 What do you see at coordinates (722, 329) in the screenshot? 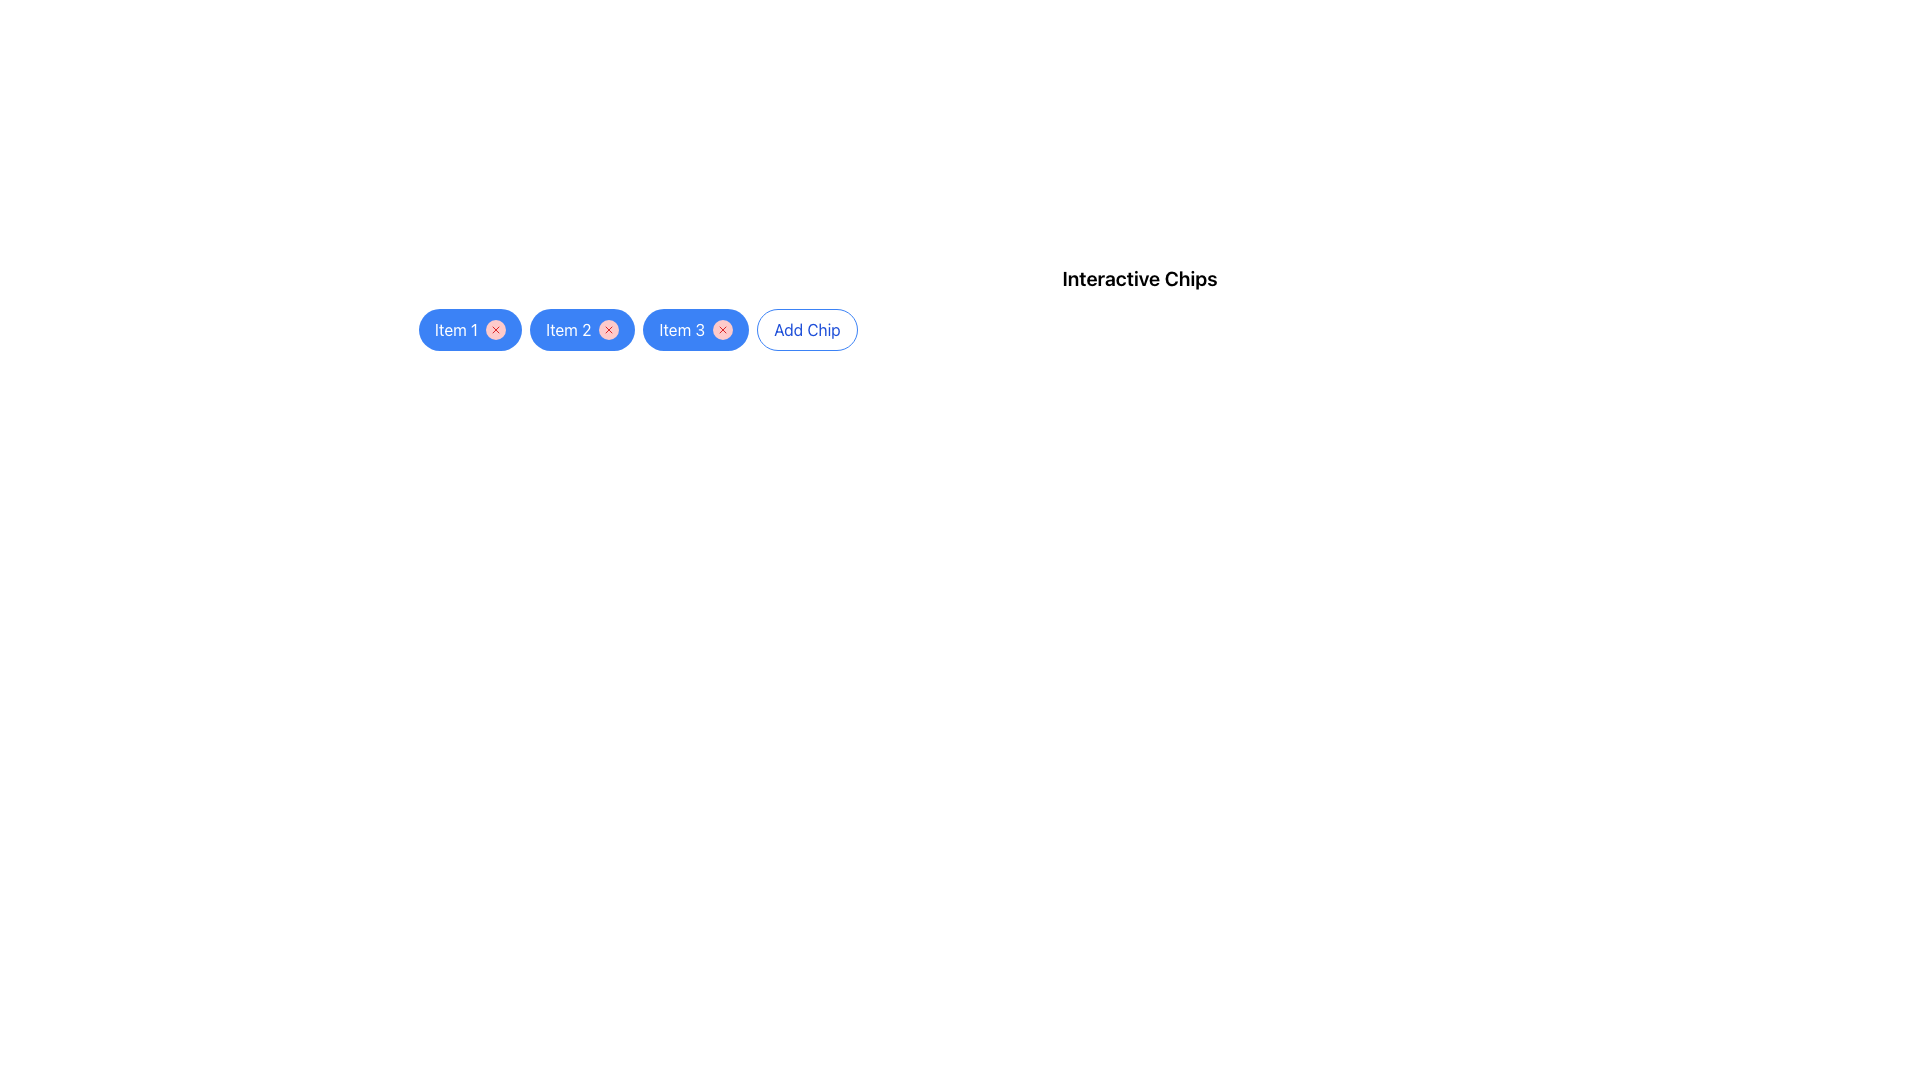
I see `the small circular red button with a cross icon located to the right of the text 'Item 3'` at bounding box center [722, 329].